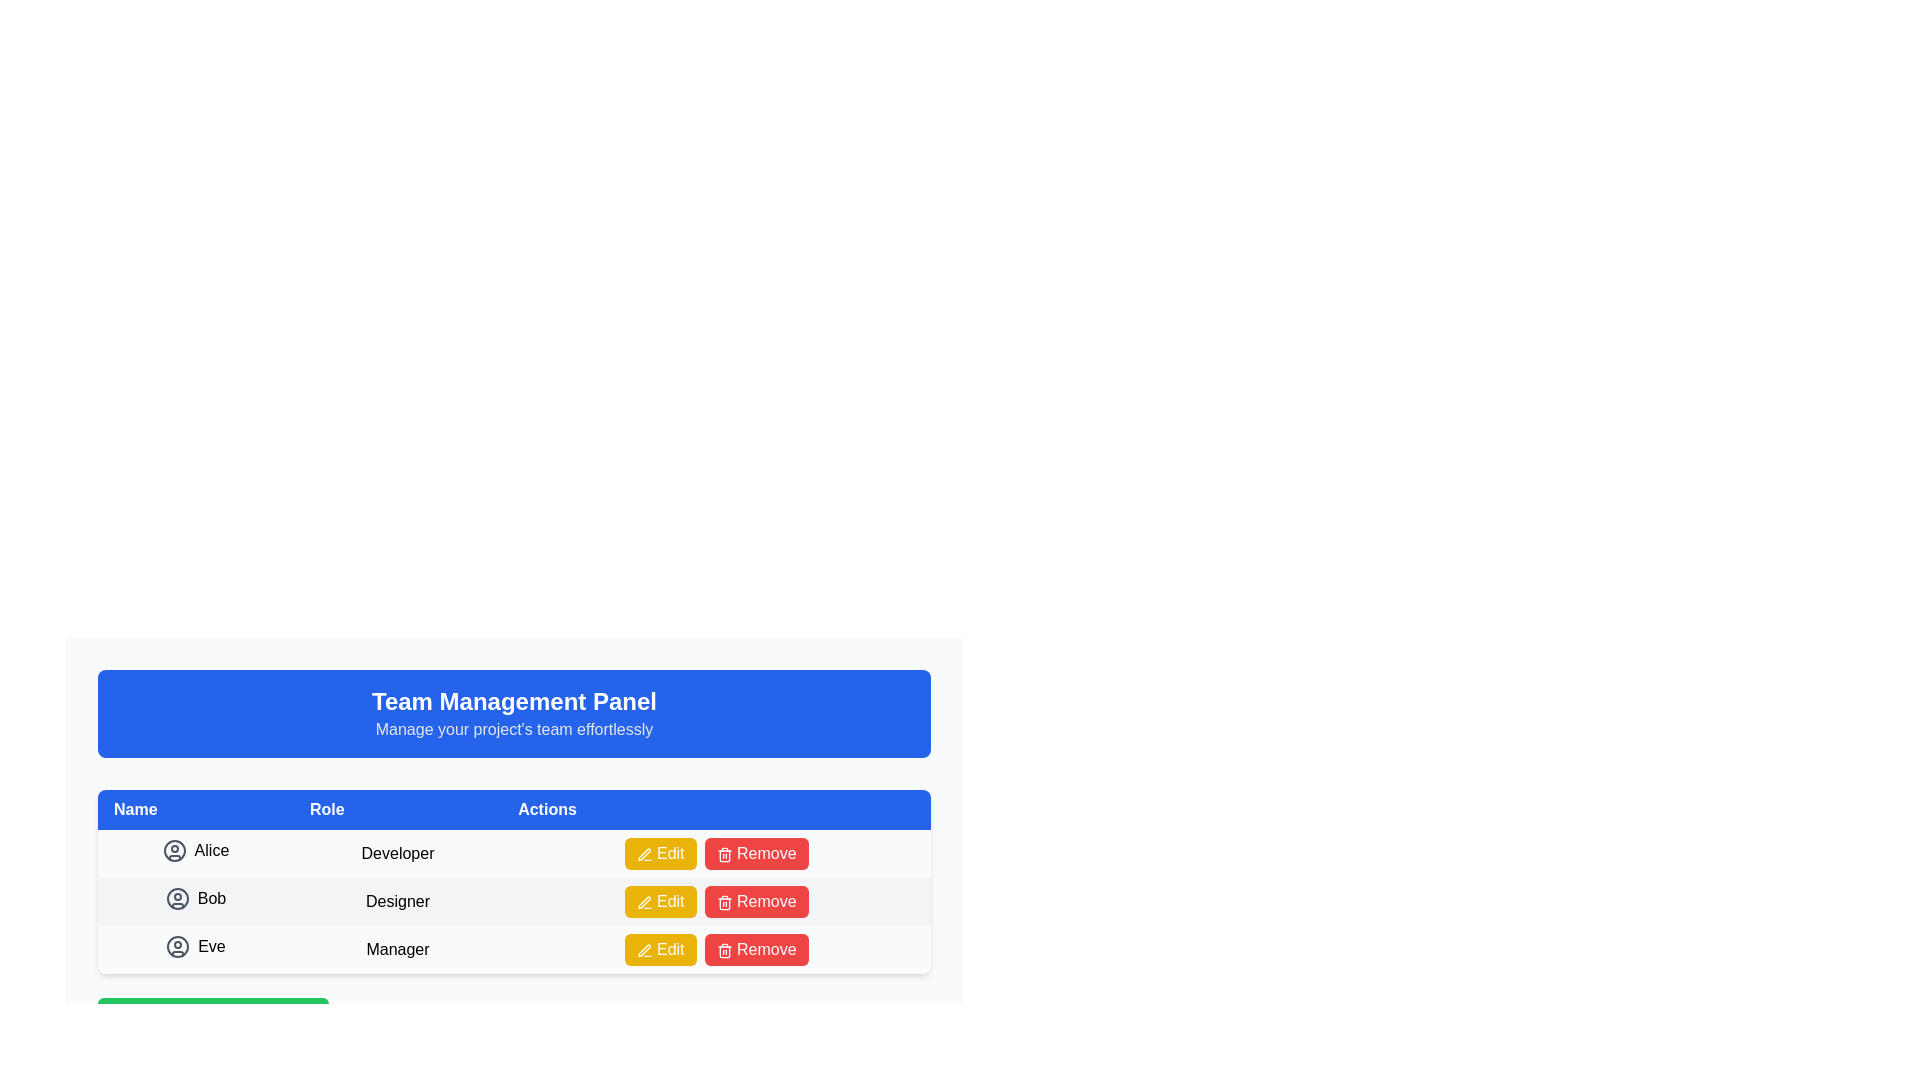 This screenshot has height=1080, width=1920. What do you see at coordinates (196, 853) in the screenshot?
I see `the label displaying the name 'Alice' which is the first entry in the 'Name' column of the data table, adjacent to the role 'Developer'` at bounding box center [196, 853].